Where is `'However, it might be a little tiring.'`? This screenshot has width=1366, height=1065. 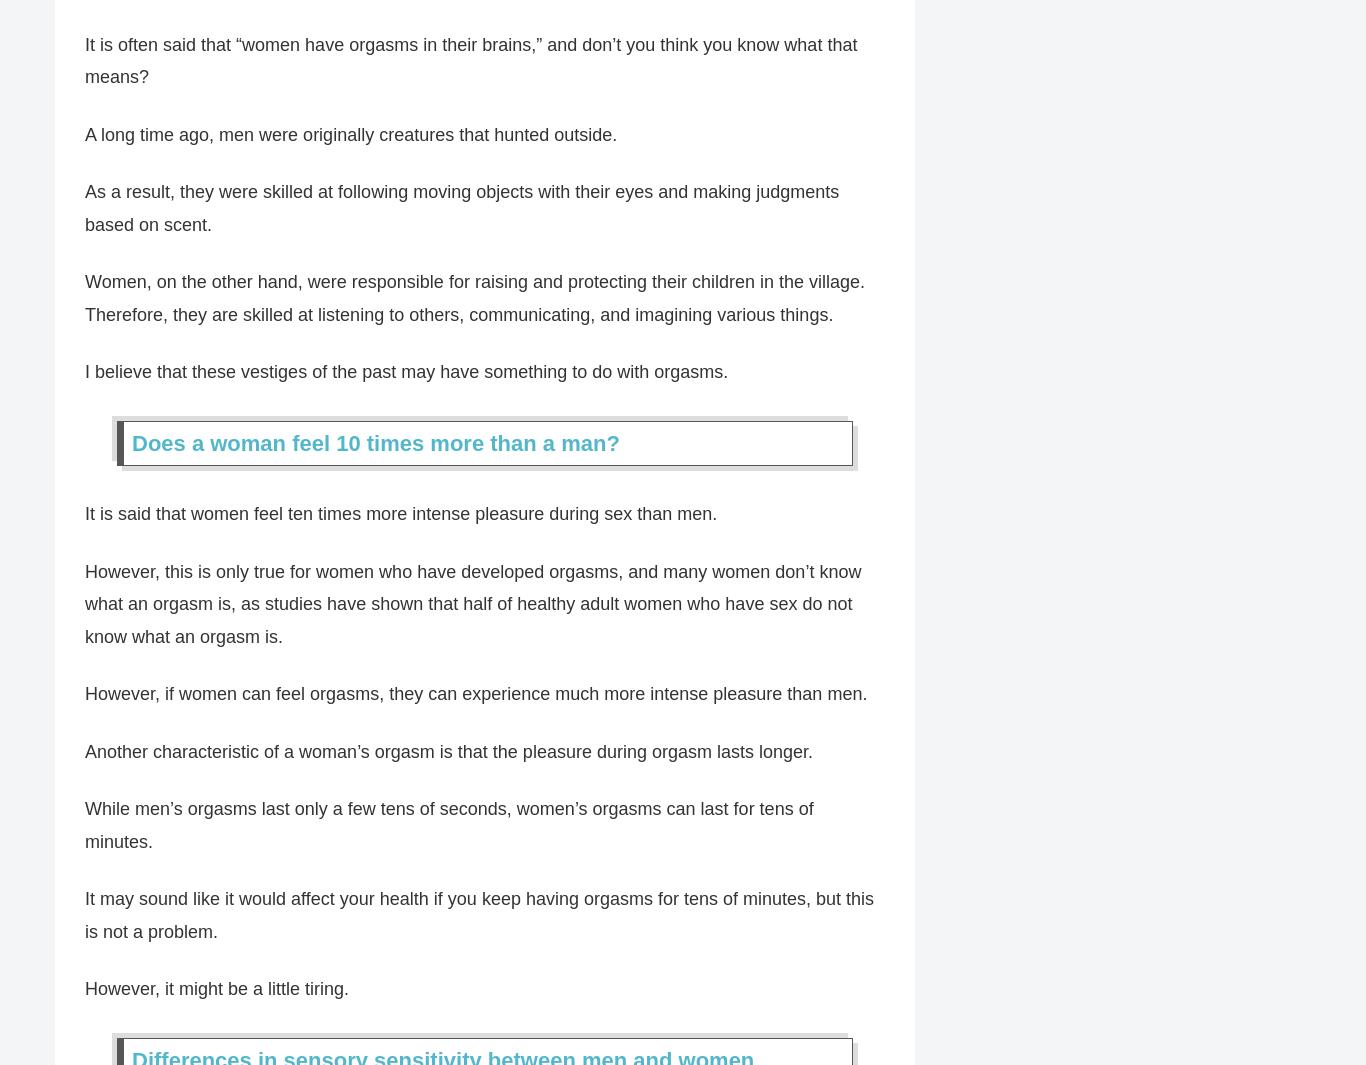
'However, it might be a little tiring.' is located at coordinates (216, 990).